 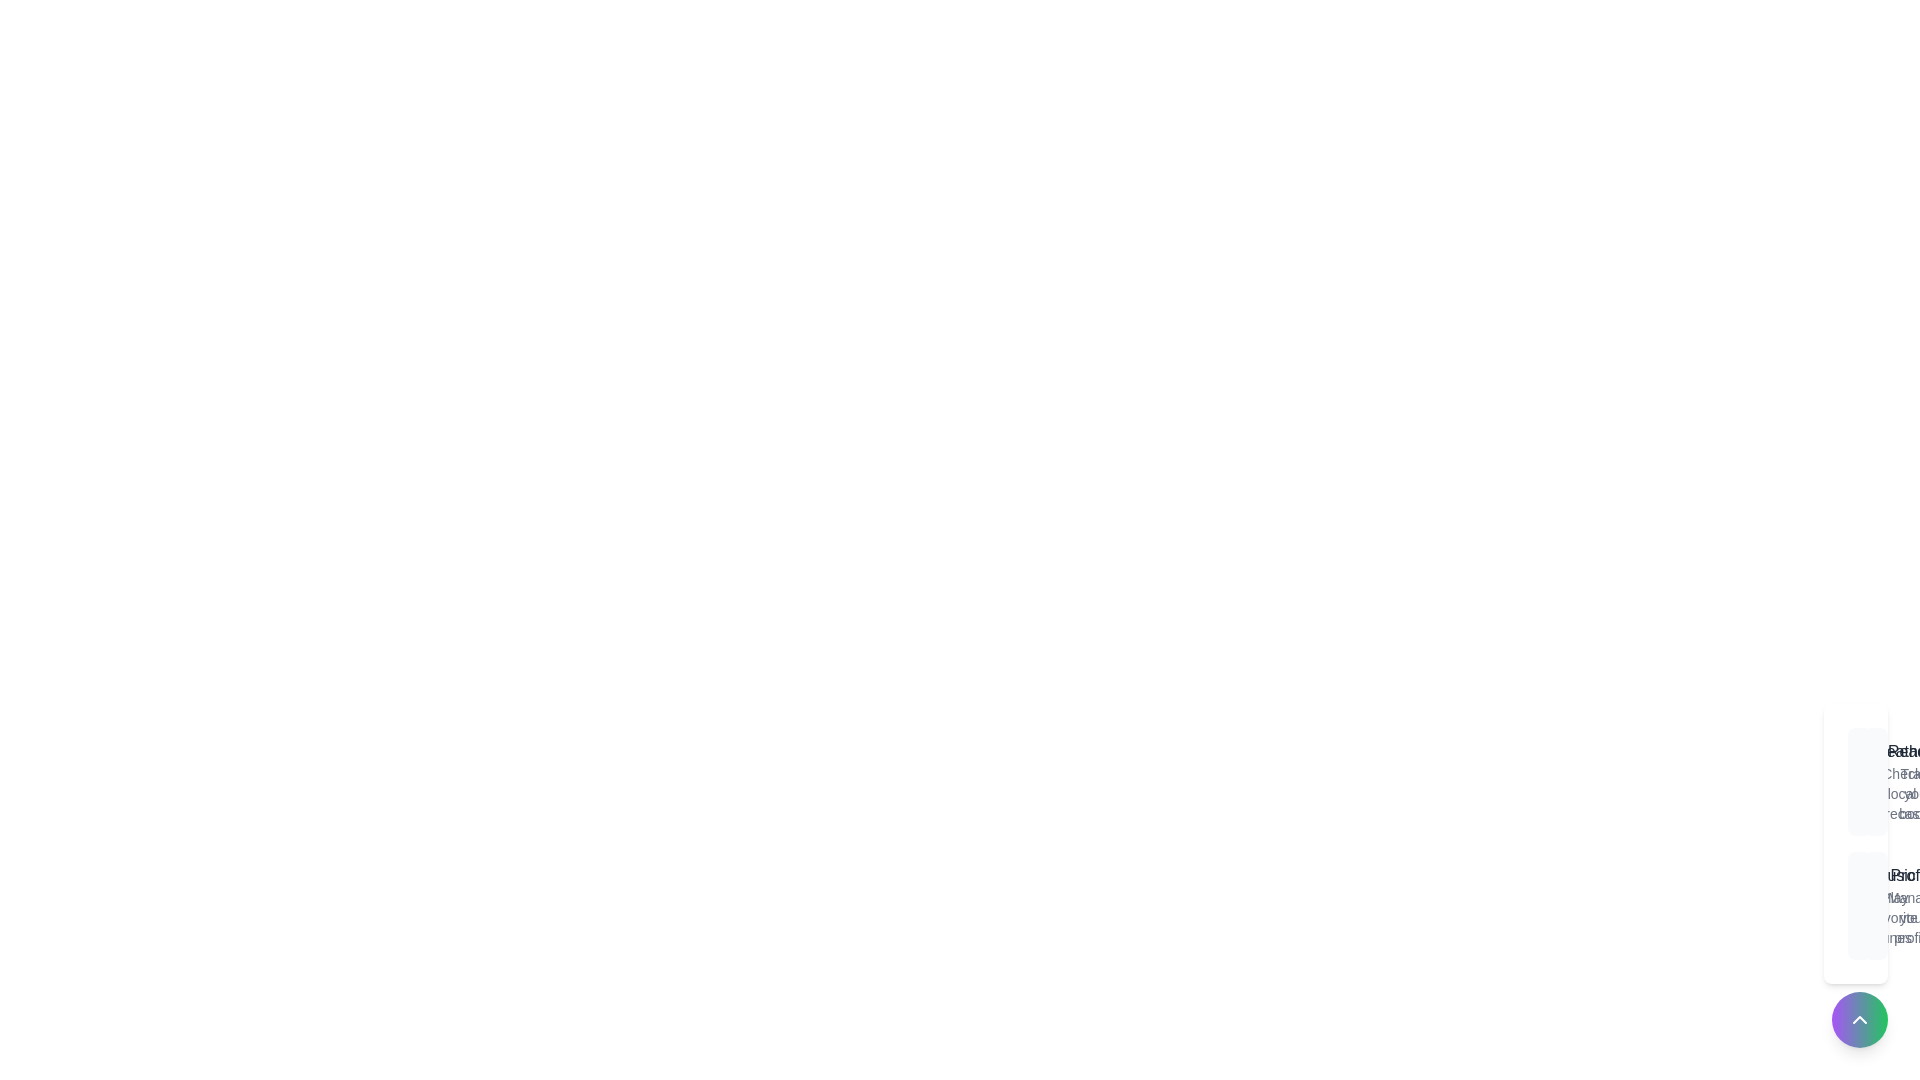 I want to click on the element labeled Music to observe its hover effect, so click(x=1859, y=906).